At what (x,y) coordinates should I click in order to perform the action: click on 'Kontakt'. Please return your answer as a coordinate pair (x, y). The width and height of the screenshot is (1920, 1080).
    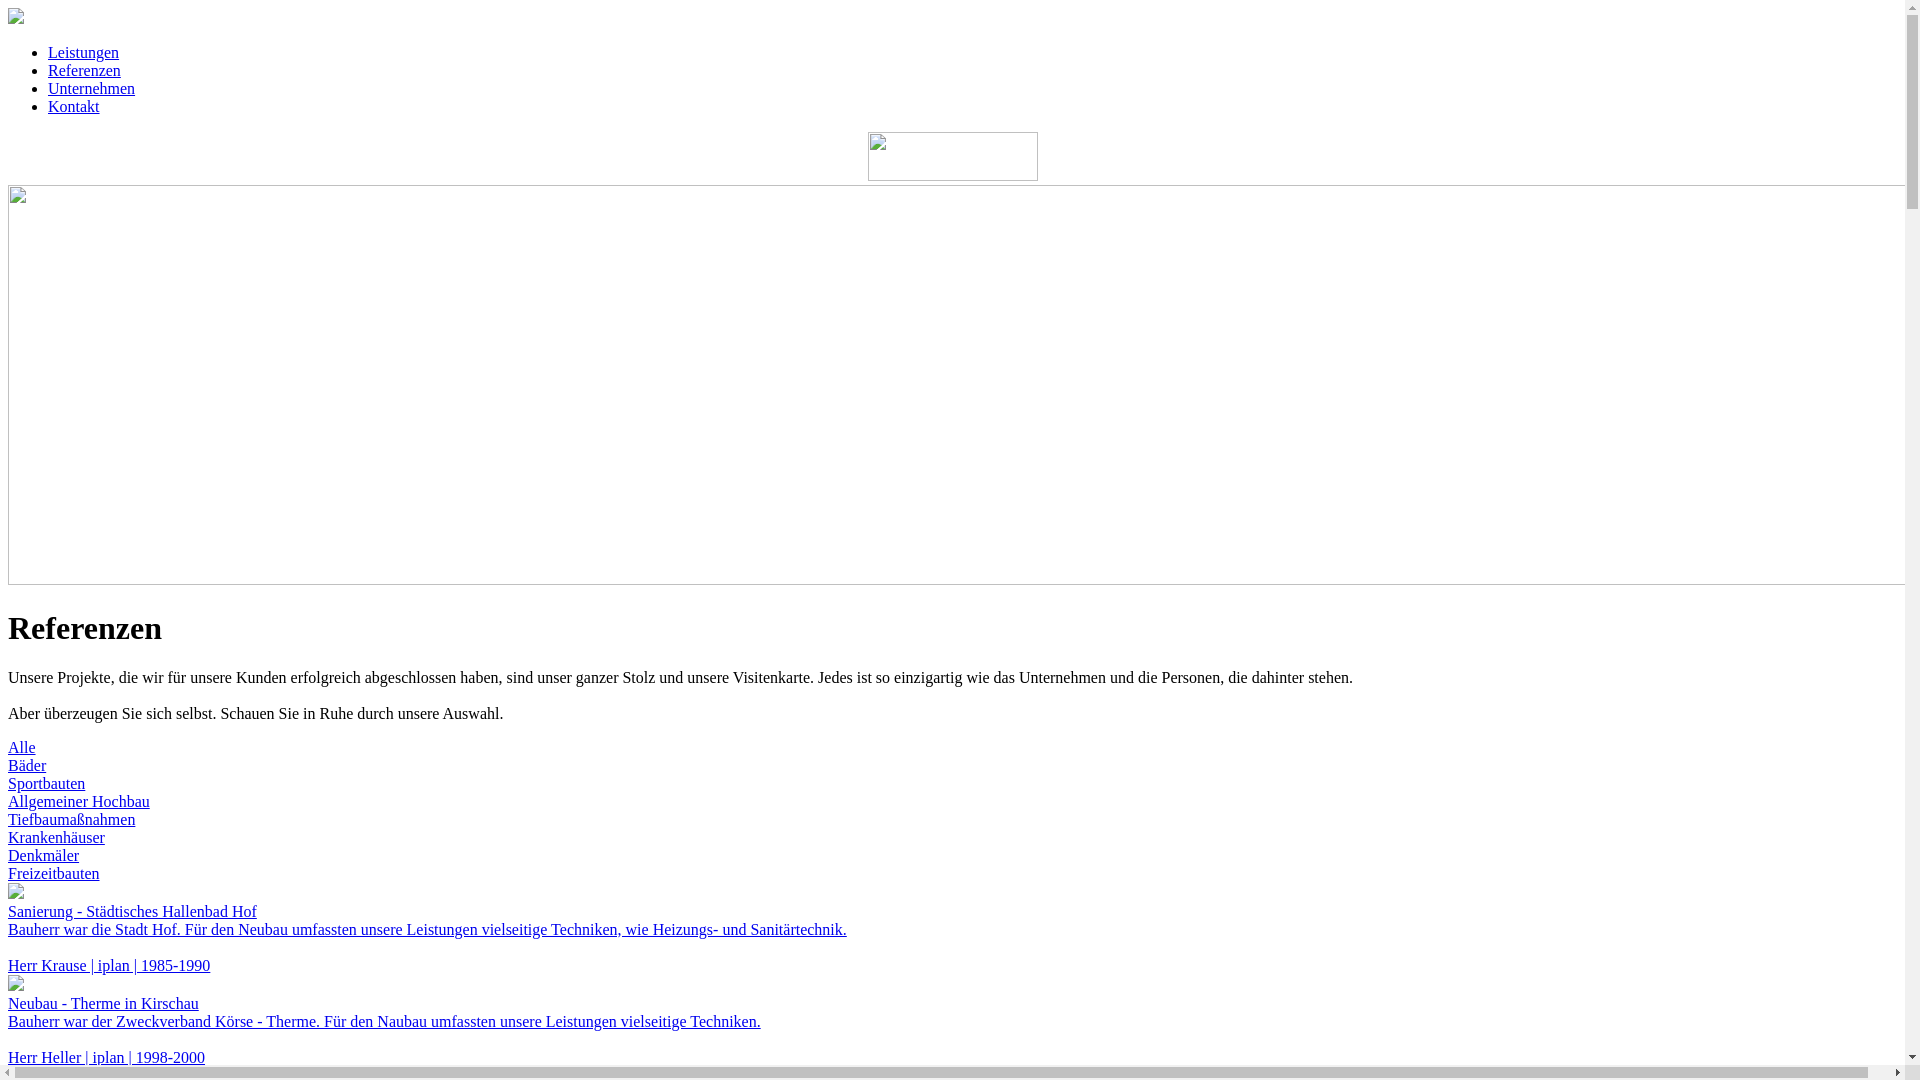
    Looking at the image, I should click on (73, 106).